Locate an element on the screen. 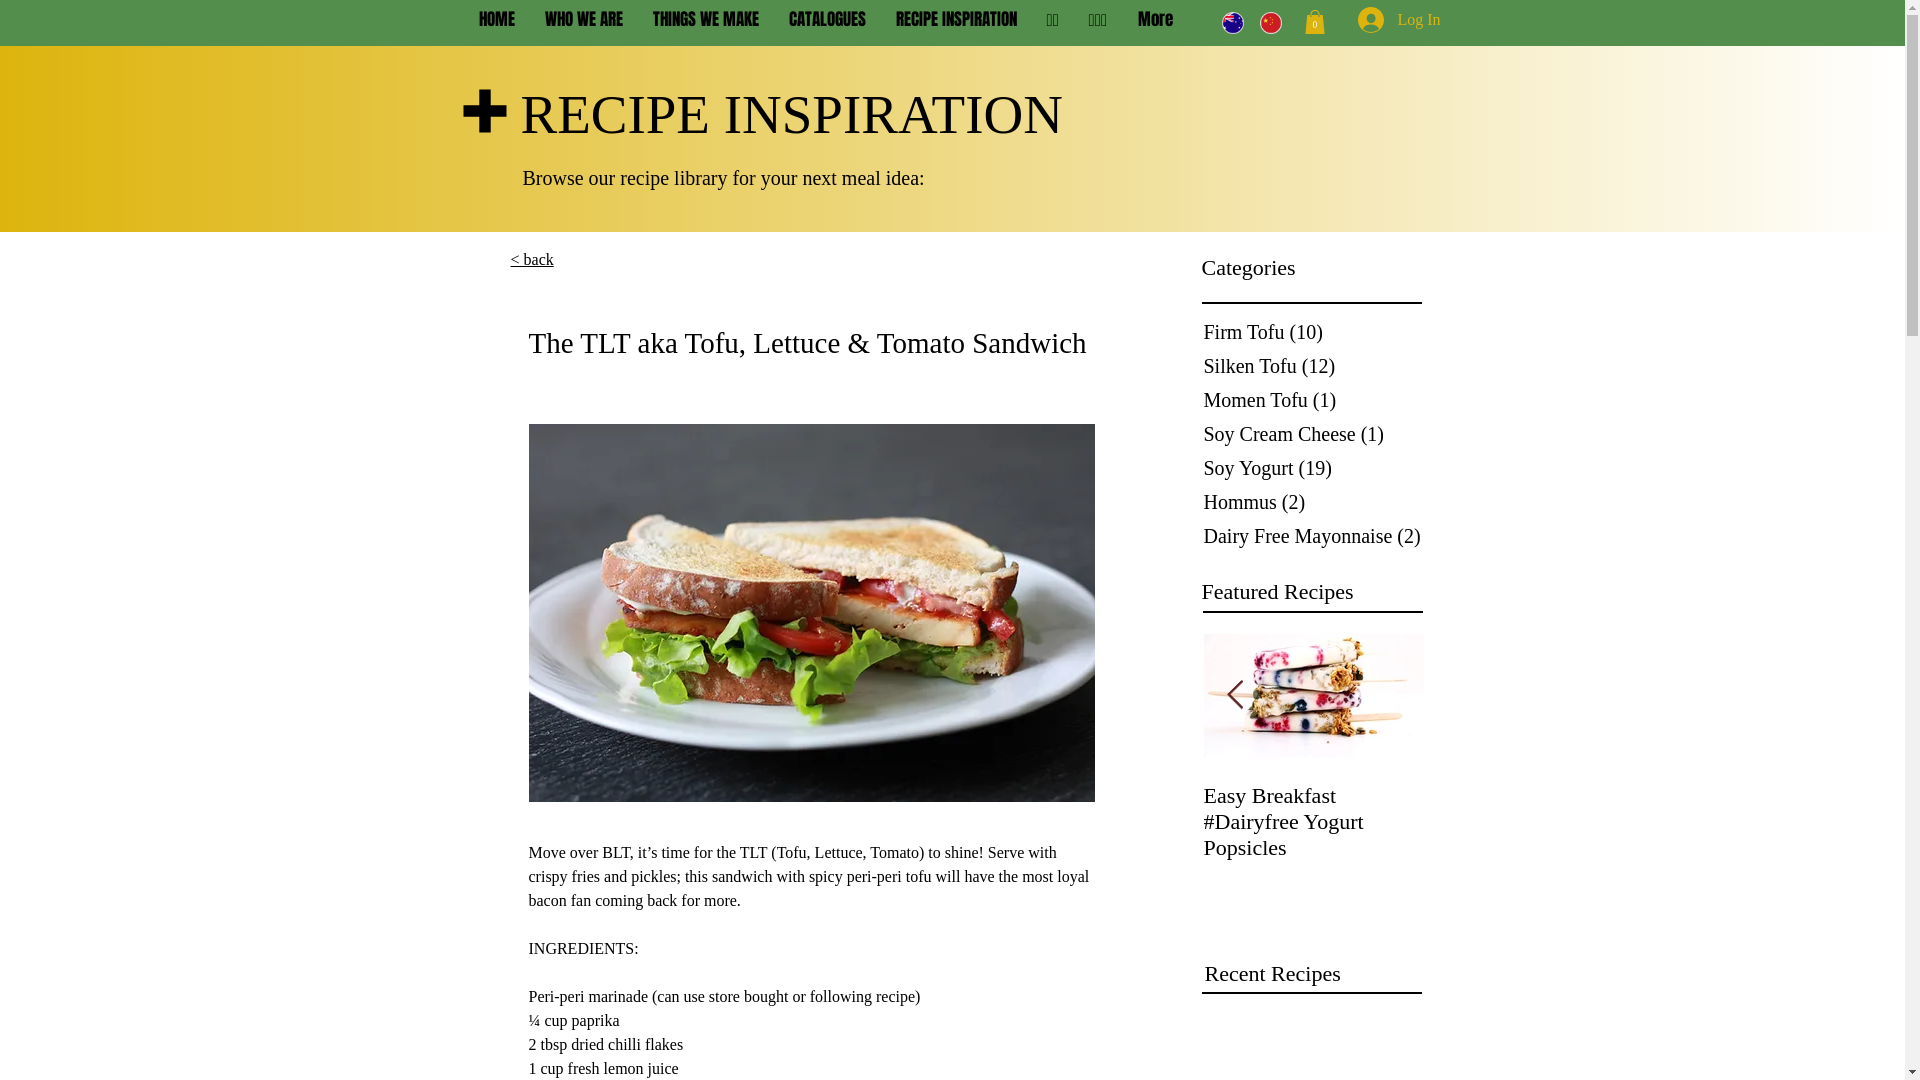  'THINGS WE MAKE' is located at coordinates (705, 19).